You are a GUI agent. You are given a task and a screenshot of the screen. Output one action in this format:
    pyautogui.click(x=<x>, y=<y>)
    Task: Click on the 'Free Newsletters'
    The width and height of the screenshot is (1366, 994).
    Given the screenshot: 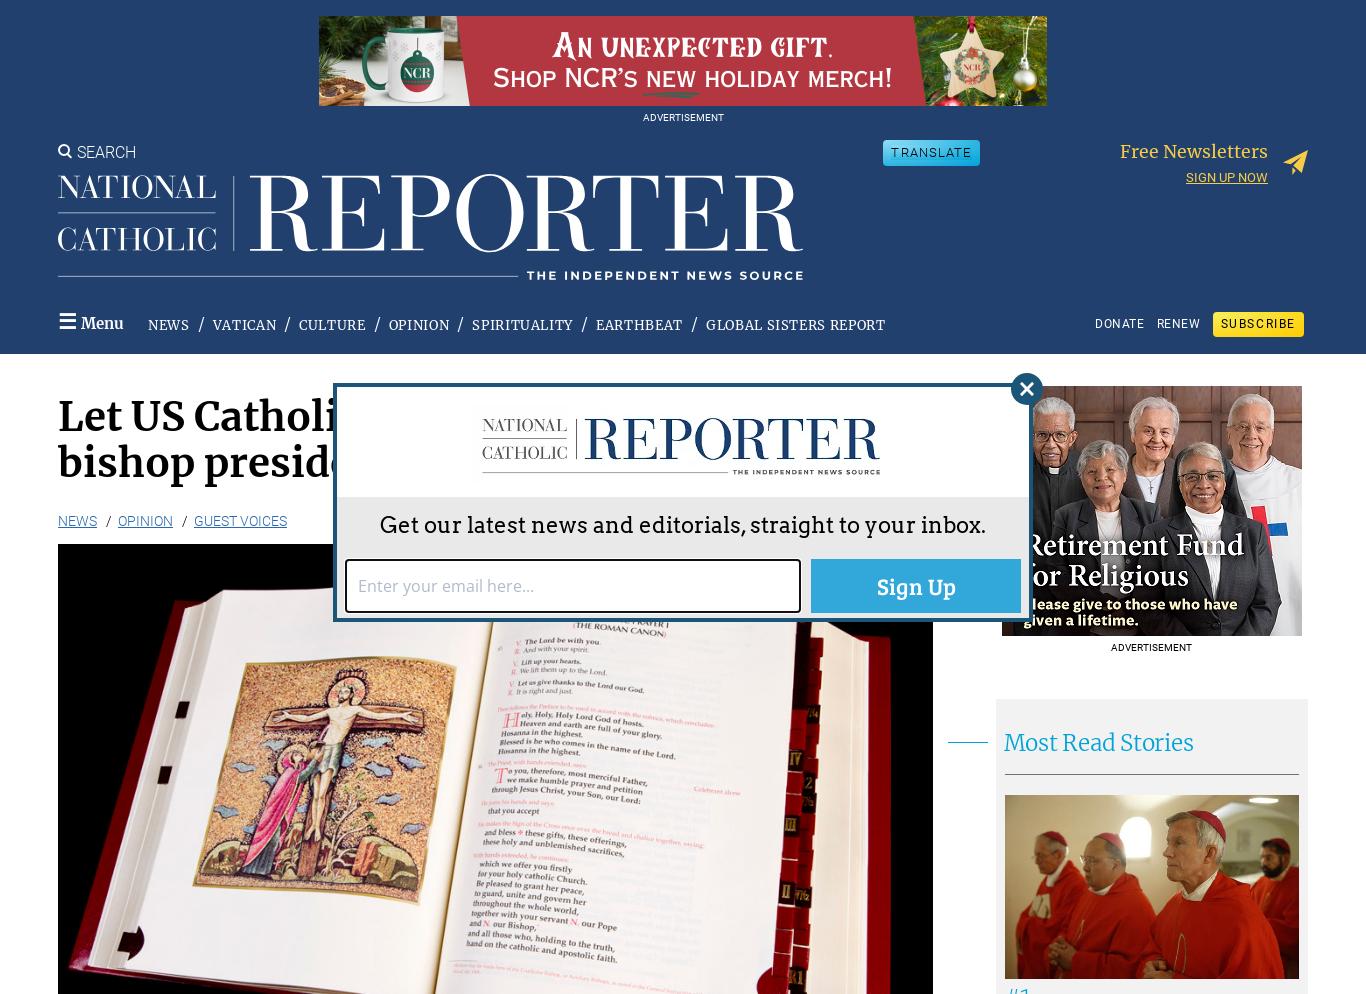 What is the action you would take?
    pyautogui.click(x=1118, y=150)
    